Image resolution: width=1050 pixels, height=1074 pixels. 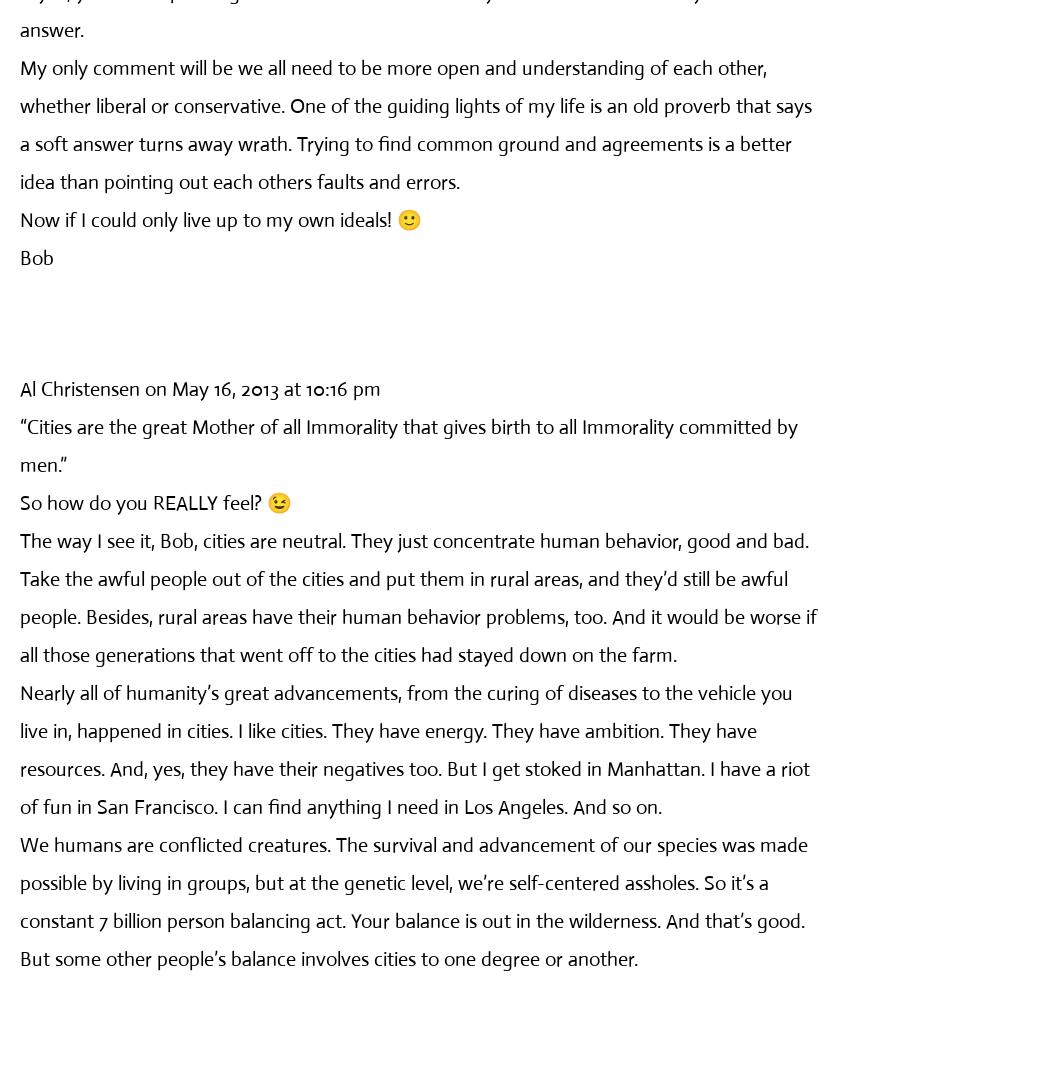 I want to click on 'My only comment will be we all need to be more open and understanding of each other, whether liberal or conservative. One of the guiding lights of my life is an old proverb that says a soft answer turns away wrath. Trying to find common ground and agreements is a better idea than pointing out each others faults and errors.', so click(x=415, y=123).